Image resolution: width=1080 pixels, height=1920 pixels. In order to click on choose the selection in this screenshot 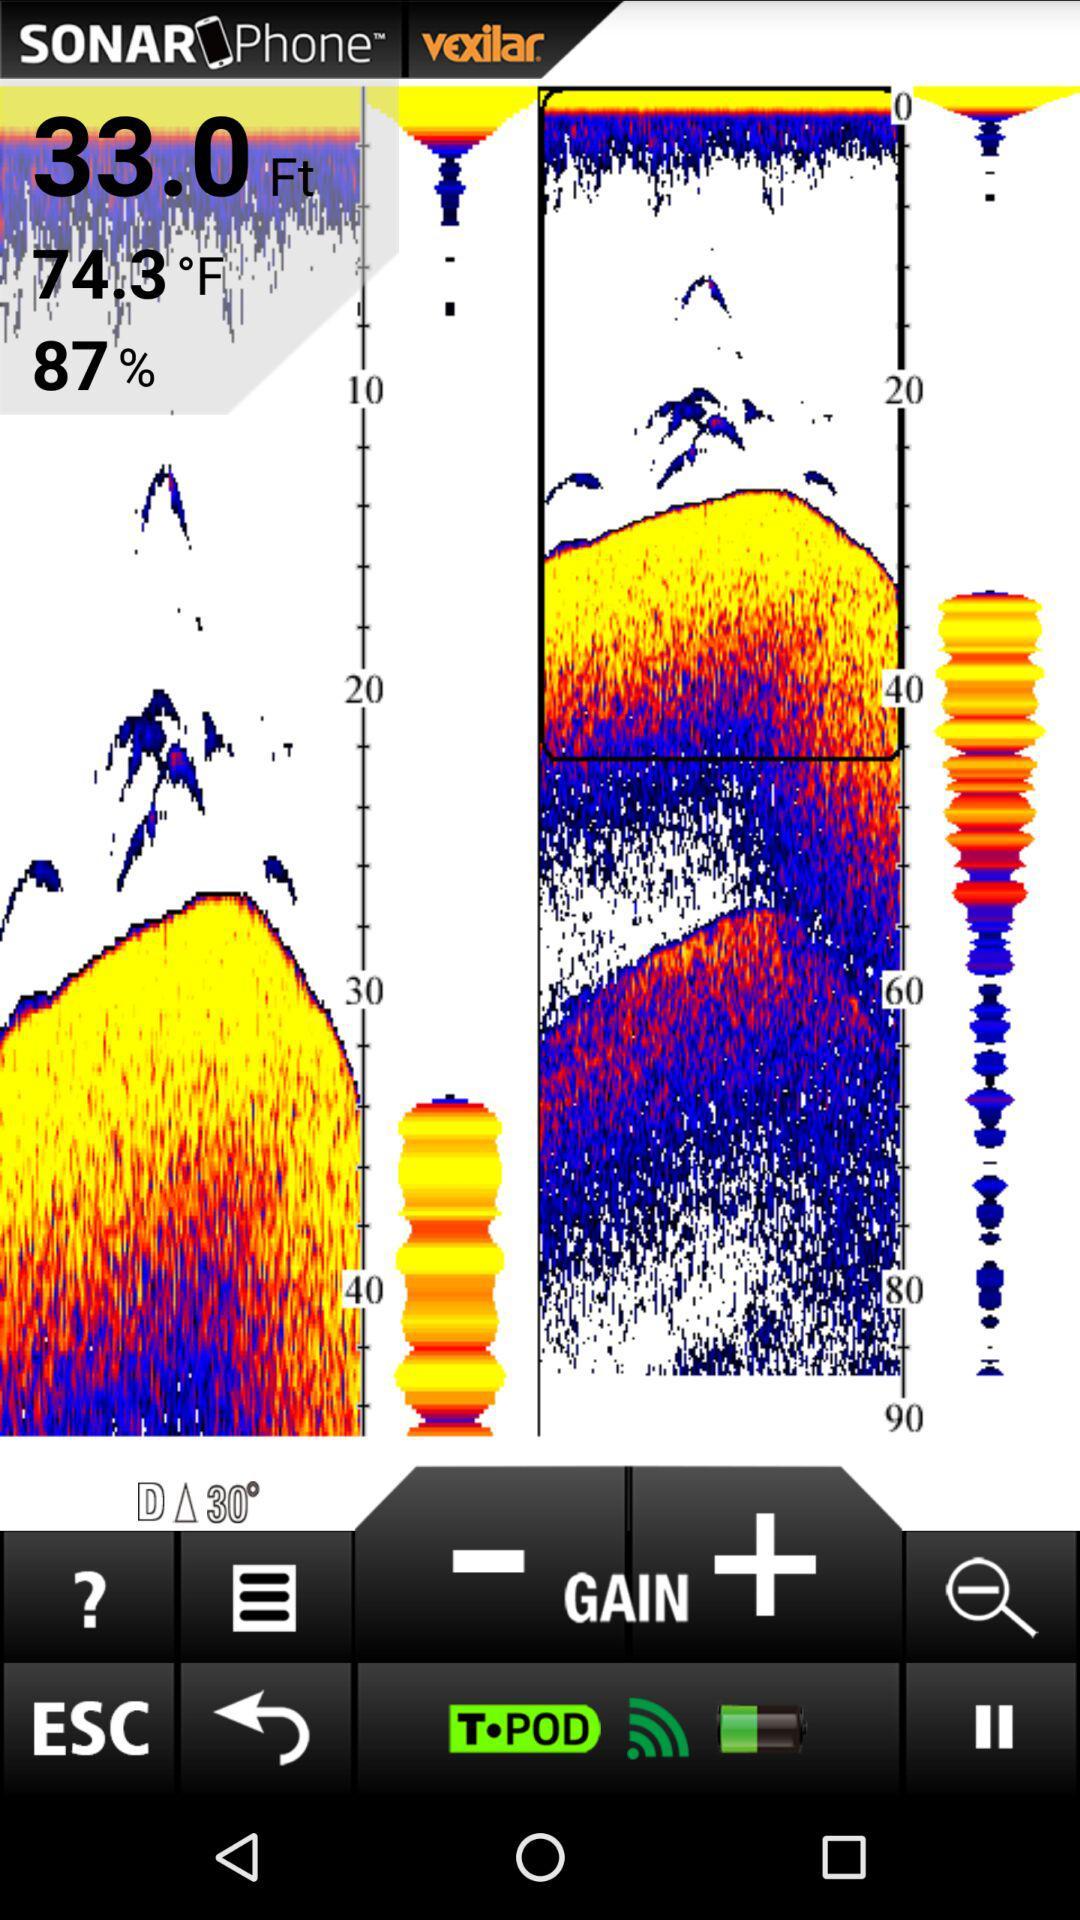, I will do `click(765, 1563)`.